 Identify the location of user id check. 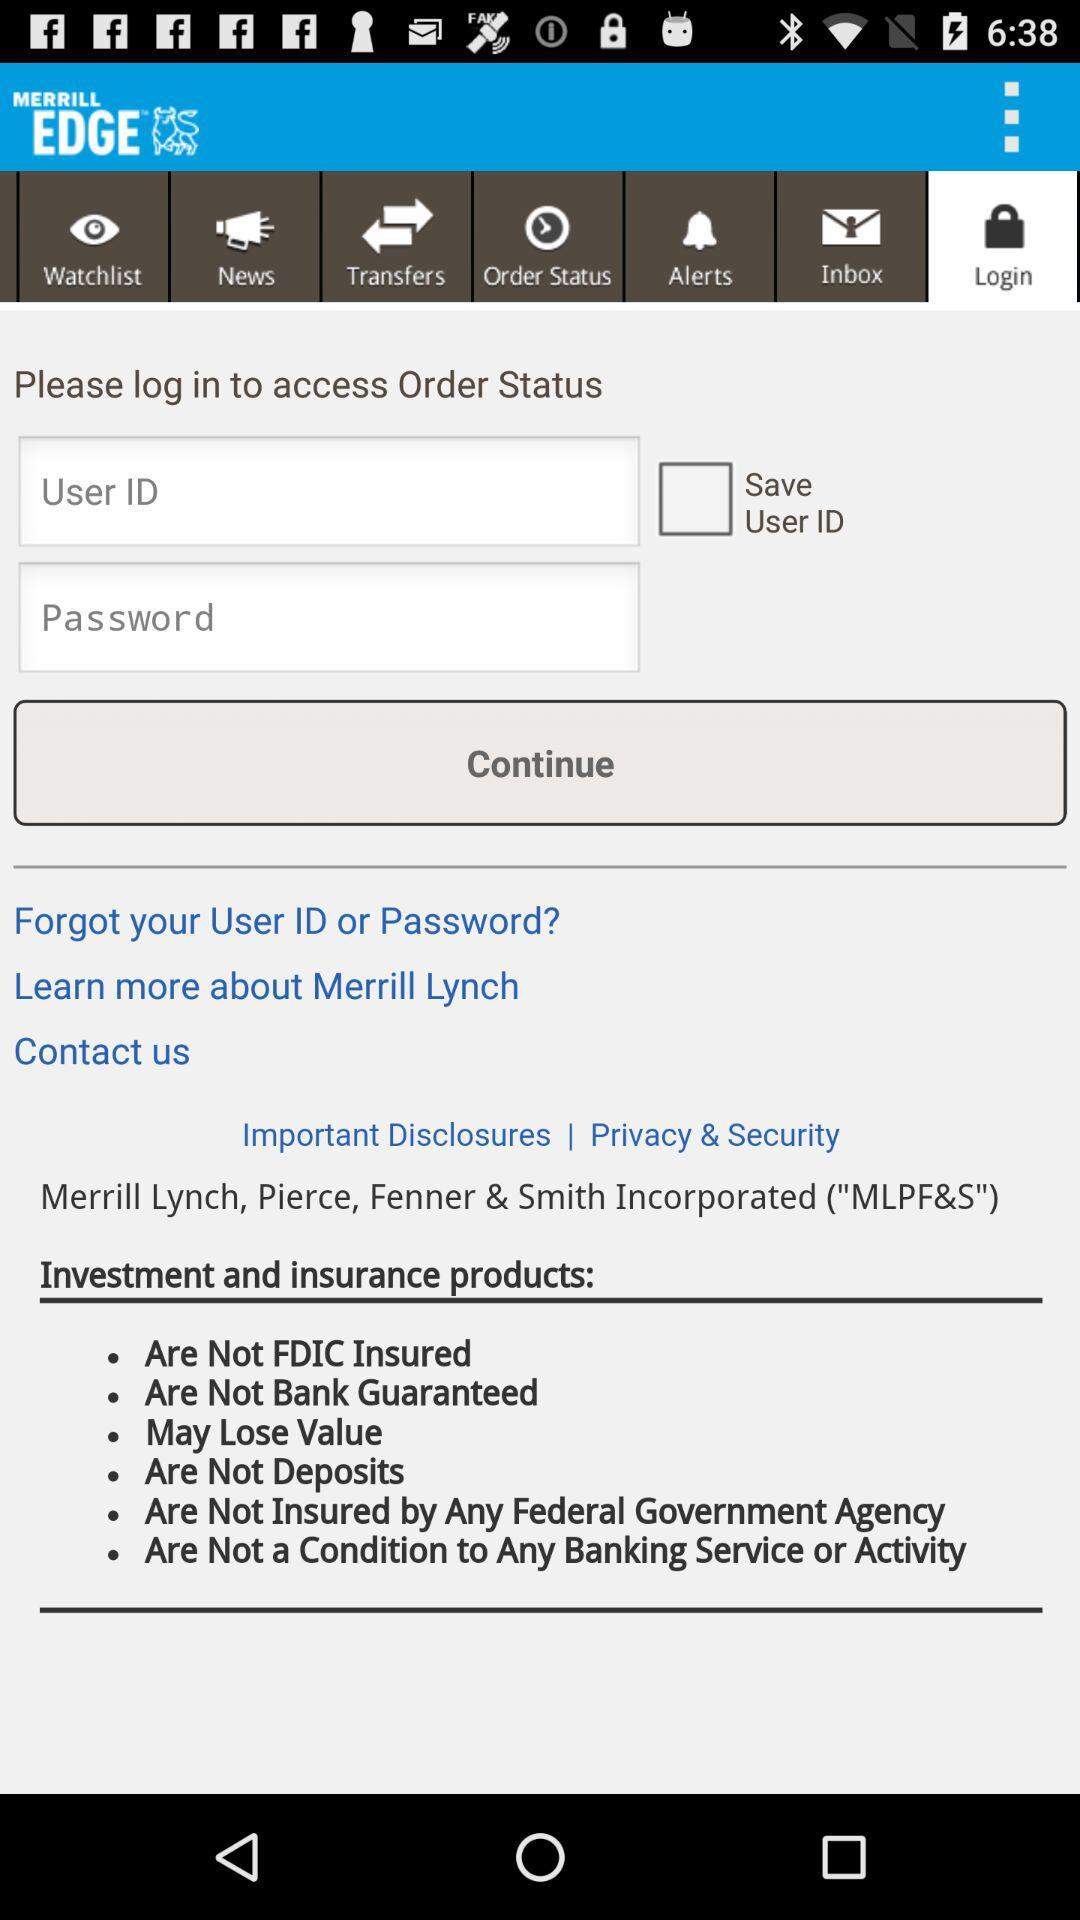
(693, 497).